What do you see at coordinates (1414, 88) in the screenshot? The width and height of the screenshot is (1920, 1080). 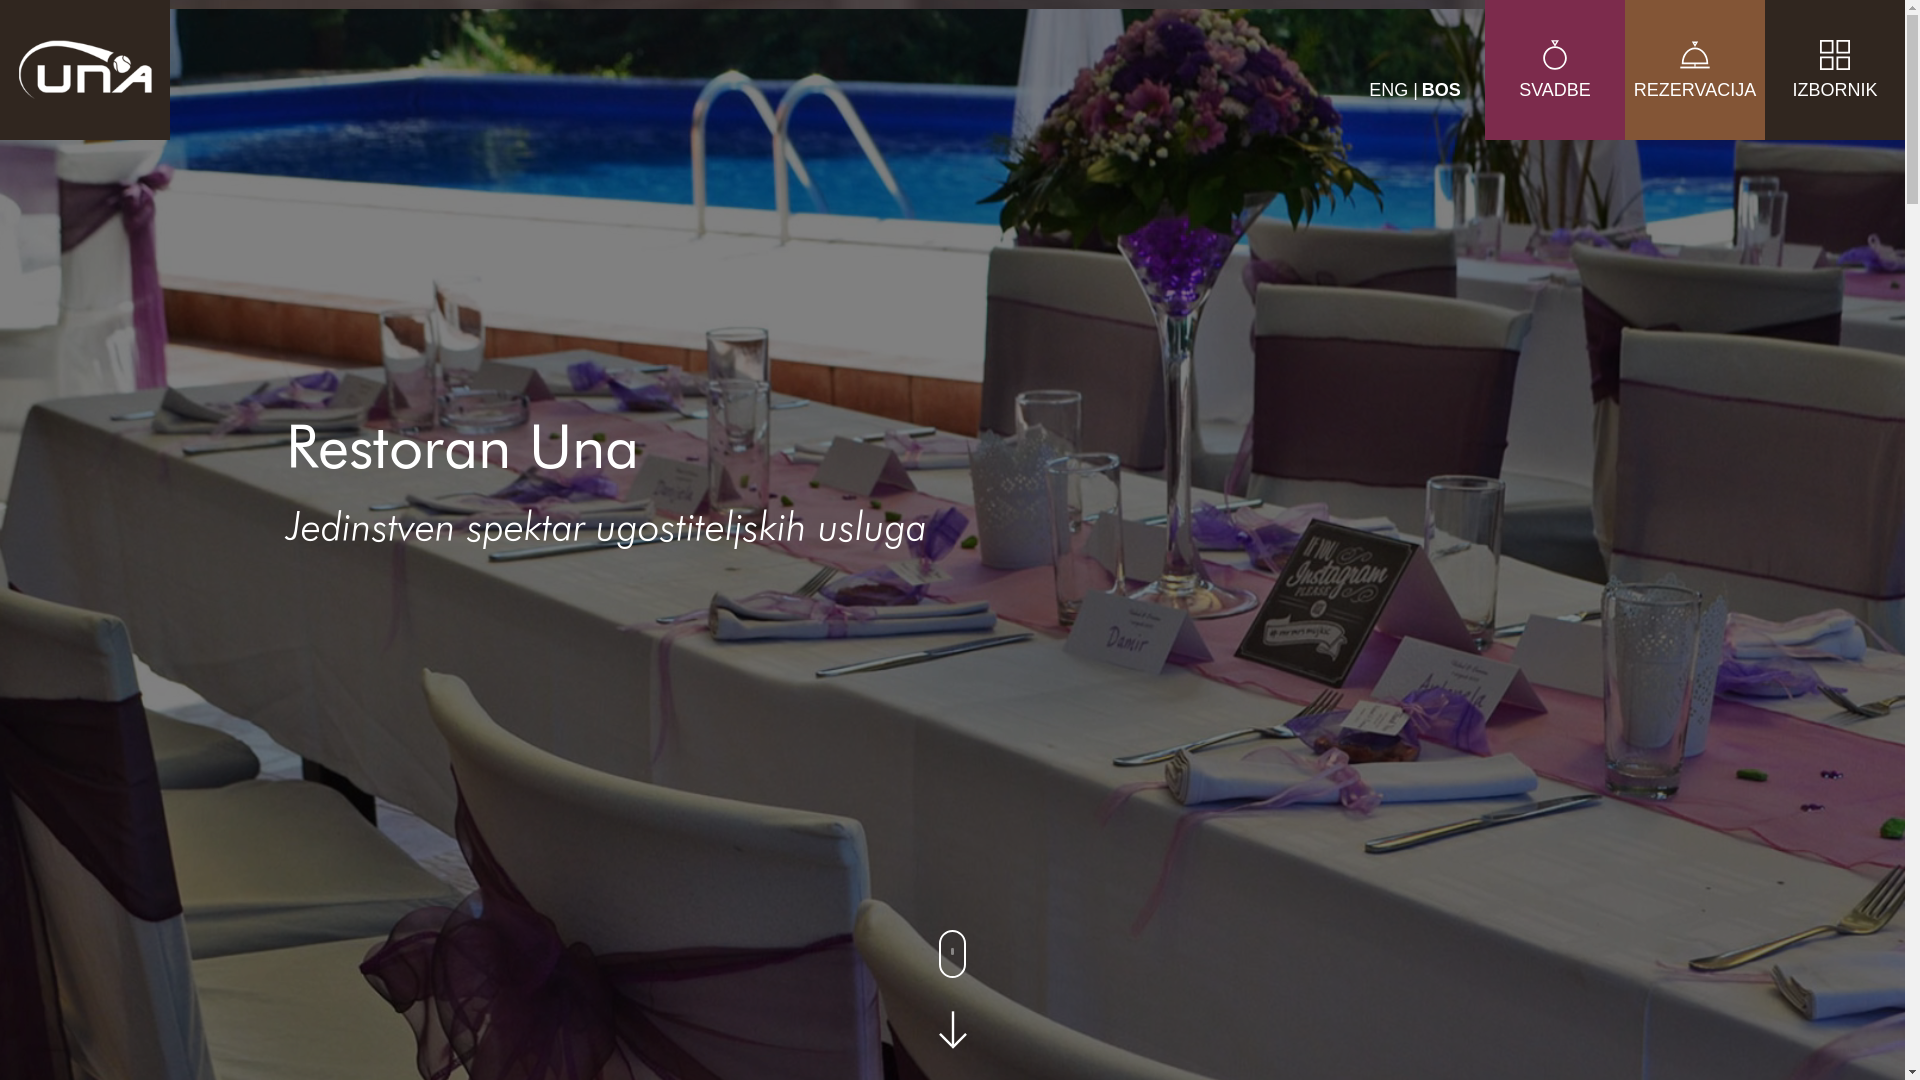 I see `'|'` at bounding box center [1414, 88].